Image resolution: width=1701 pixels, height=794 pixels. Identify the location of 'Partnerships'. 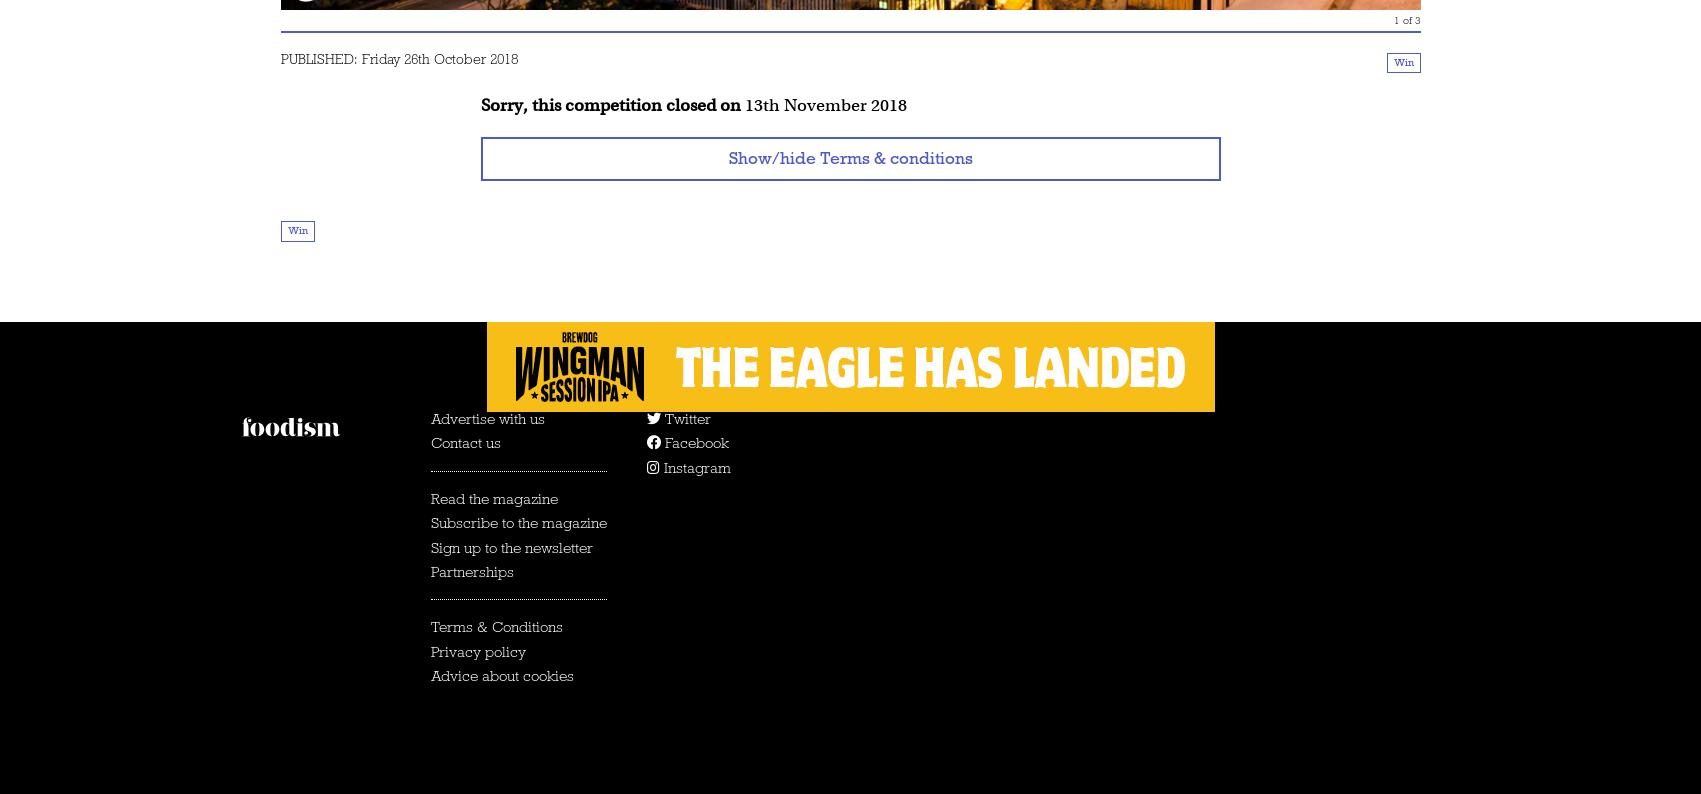
(470, 569).